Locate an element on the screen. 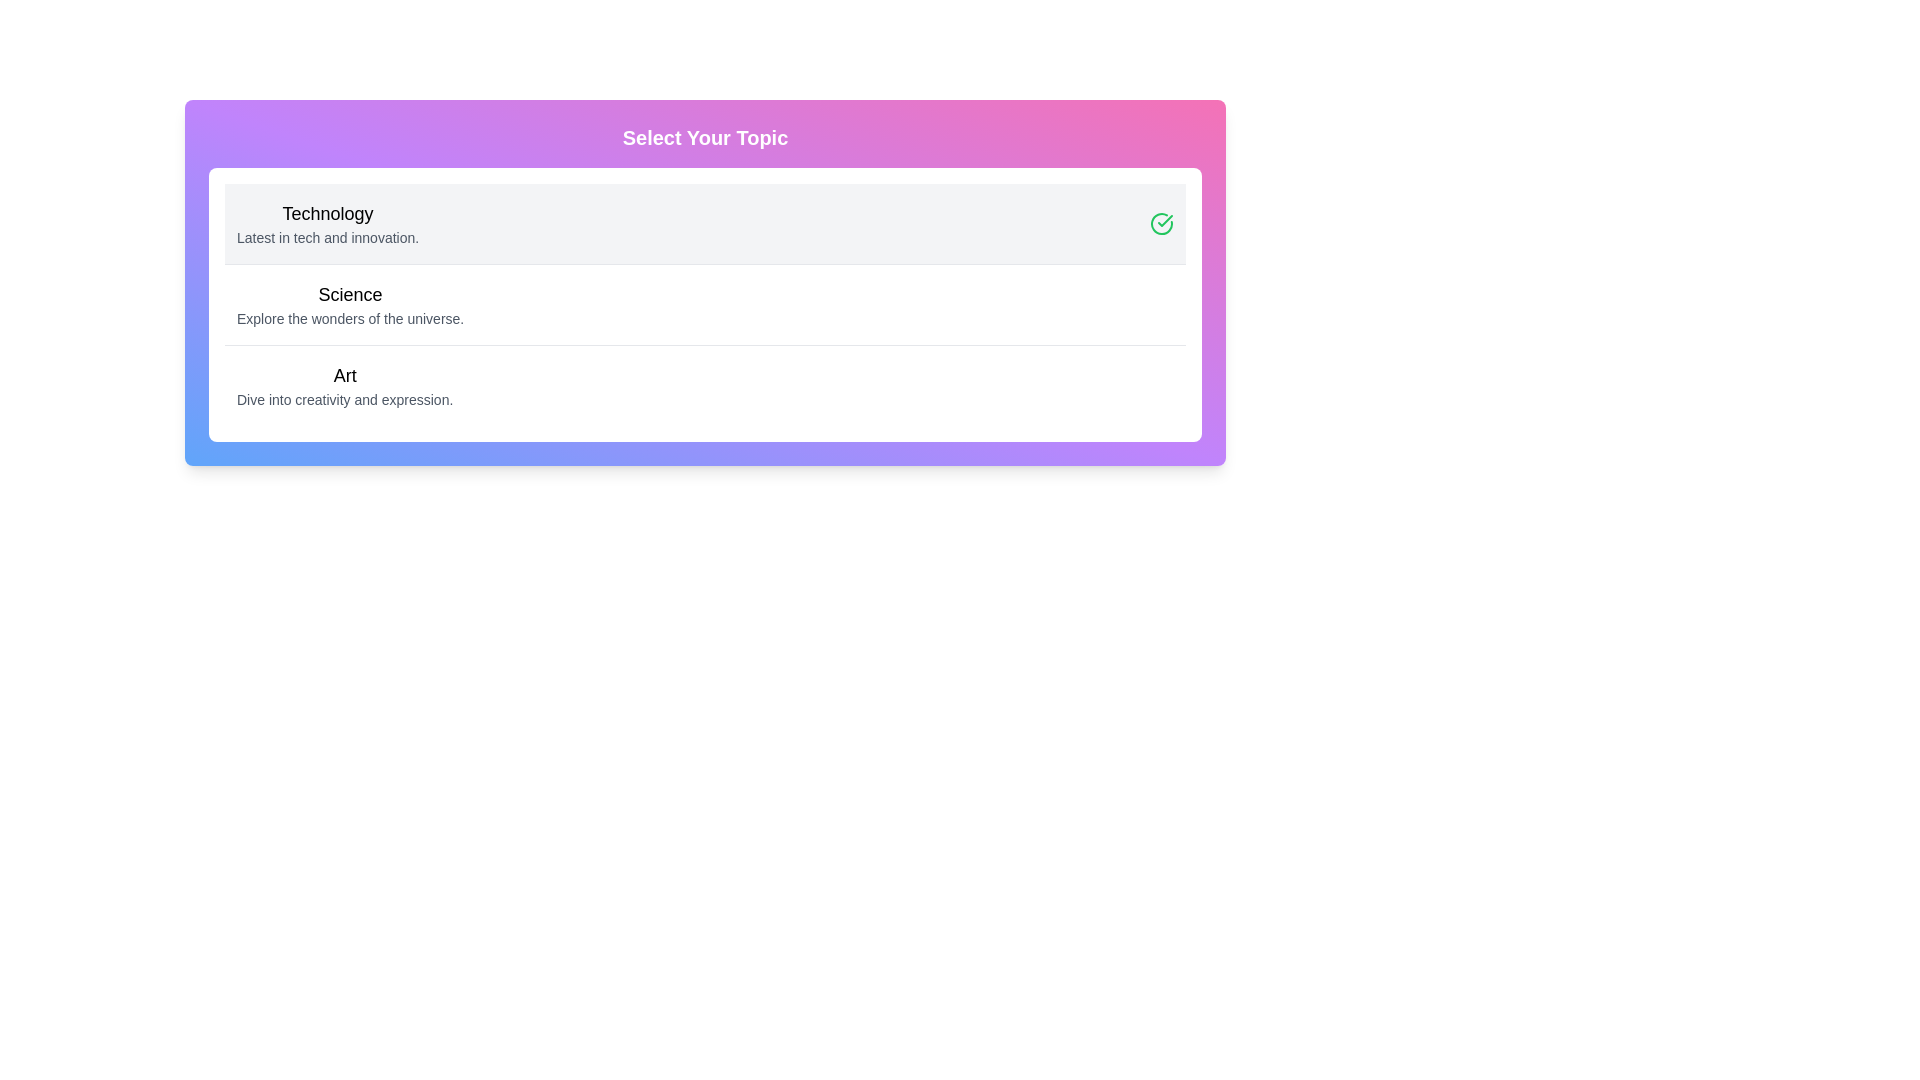 This screenshot has height=1080, width=1920. the 'Technology' menu item card located at the top of the selection menu is located at coordinates (705, 223).